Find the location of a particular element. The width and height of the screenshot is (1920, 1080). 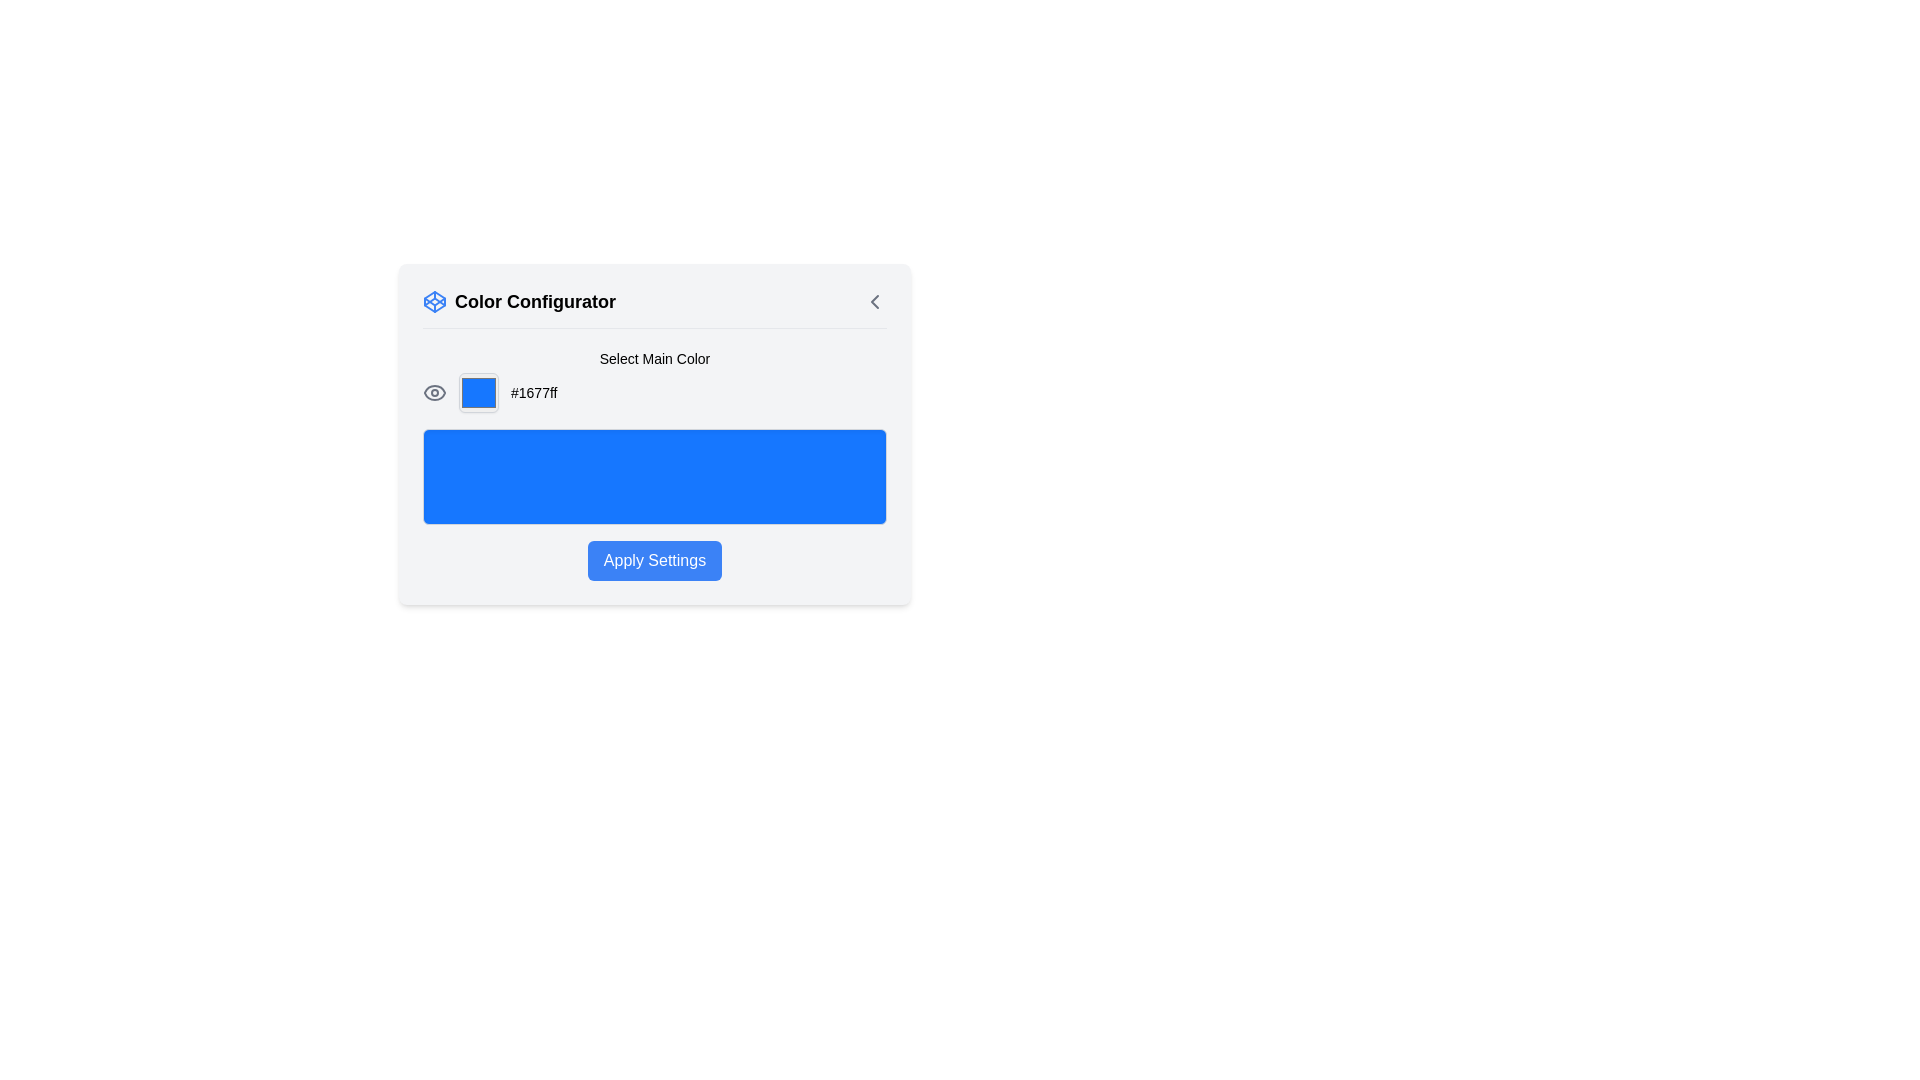

the color display box showing the color '#1677ff' is located at coordinates (654, 393).